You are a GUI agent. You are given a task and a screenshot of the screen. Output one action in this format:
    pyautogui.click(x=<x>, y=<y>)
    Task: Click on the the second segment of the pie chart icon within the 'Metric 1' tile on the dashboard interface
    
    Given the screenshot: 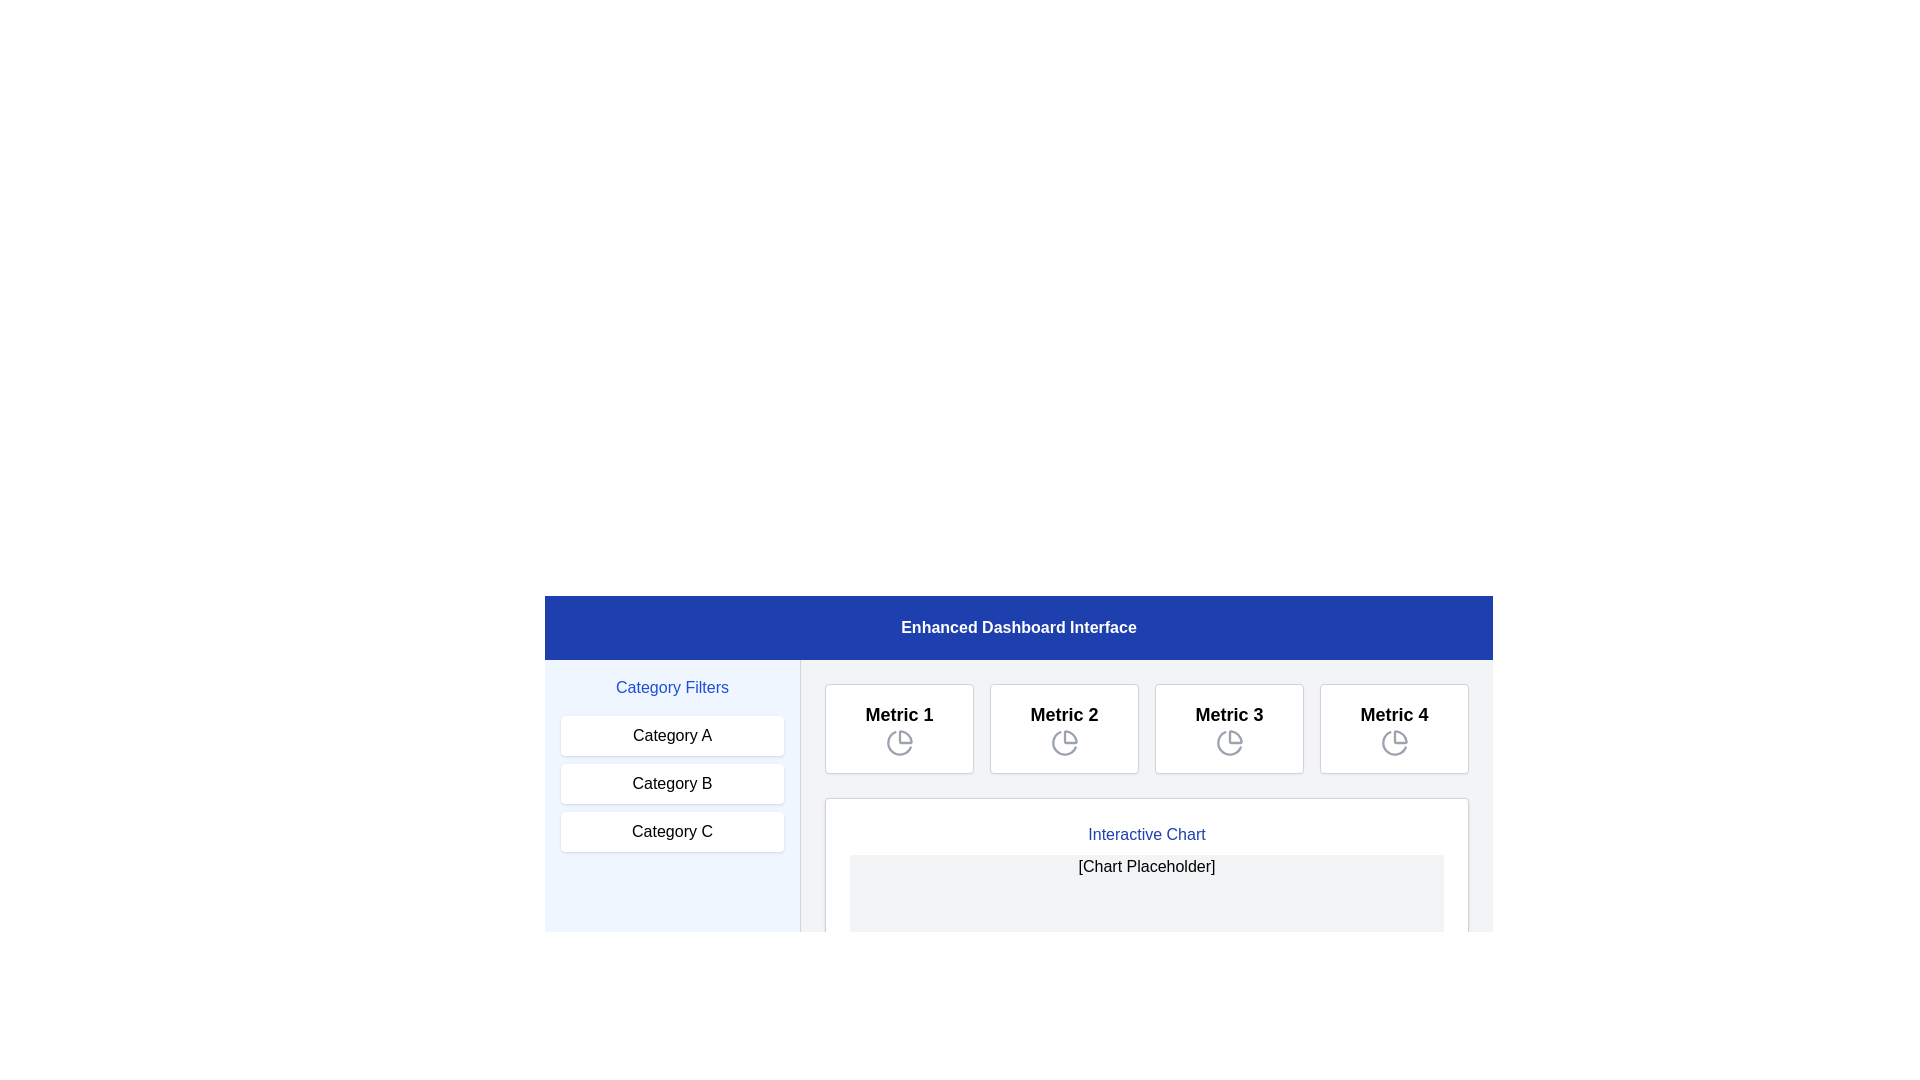 What is the action you would take?
    pyautogui.click(x=897, y=743)
    